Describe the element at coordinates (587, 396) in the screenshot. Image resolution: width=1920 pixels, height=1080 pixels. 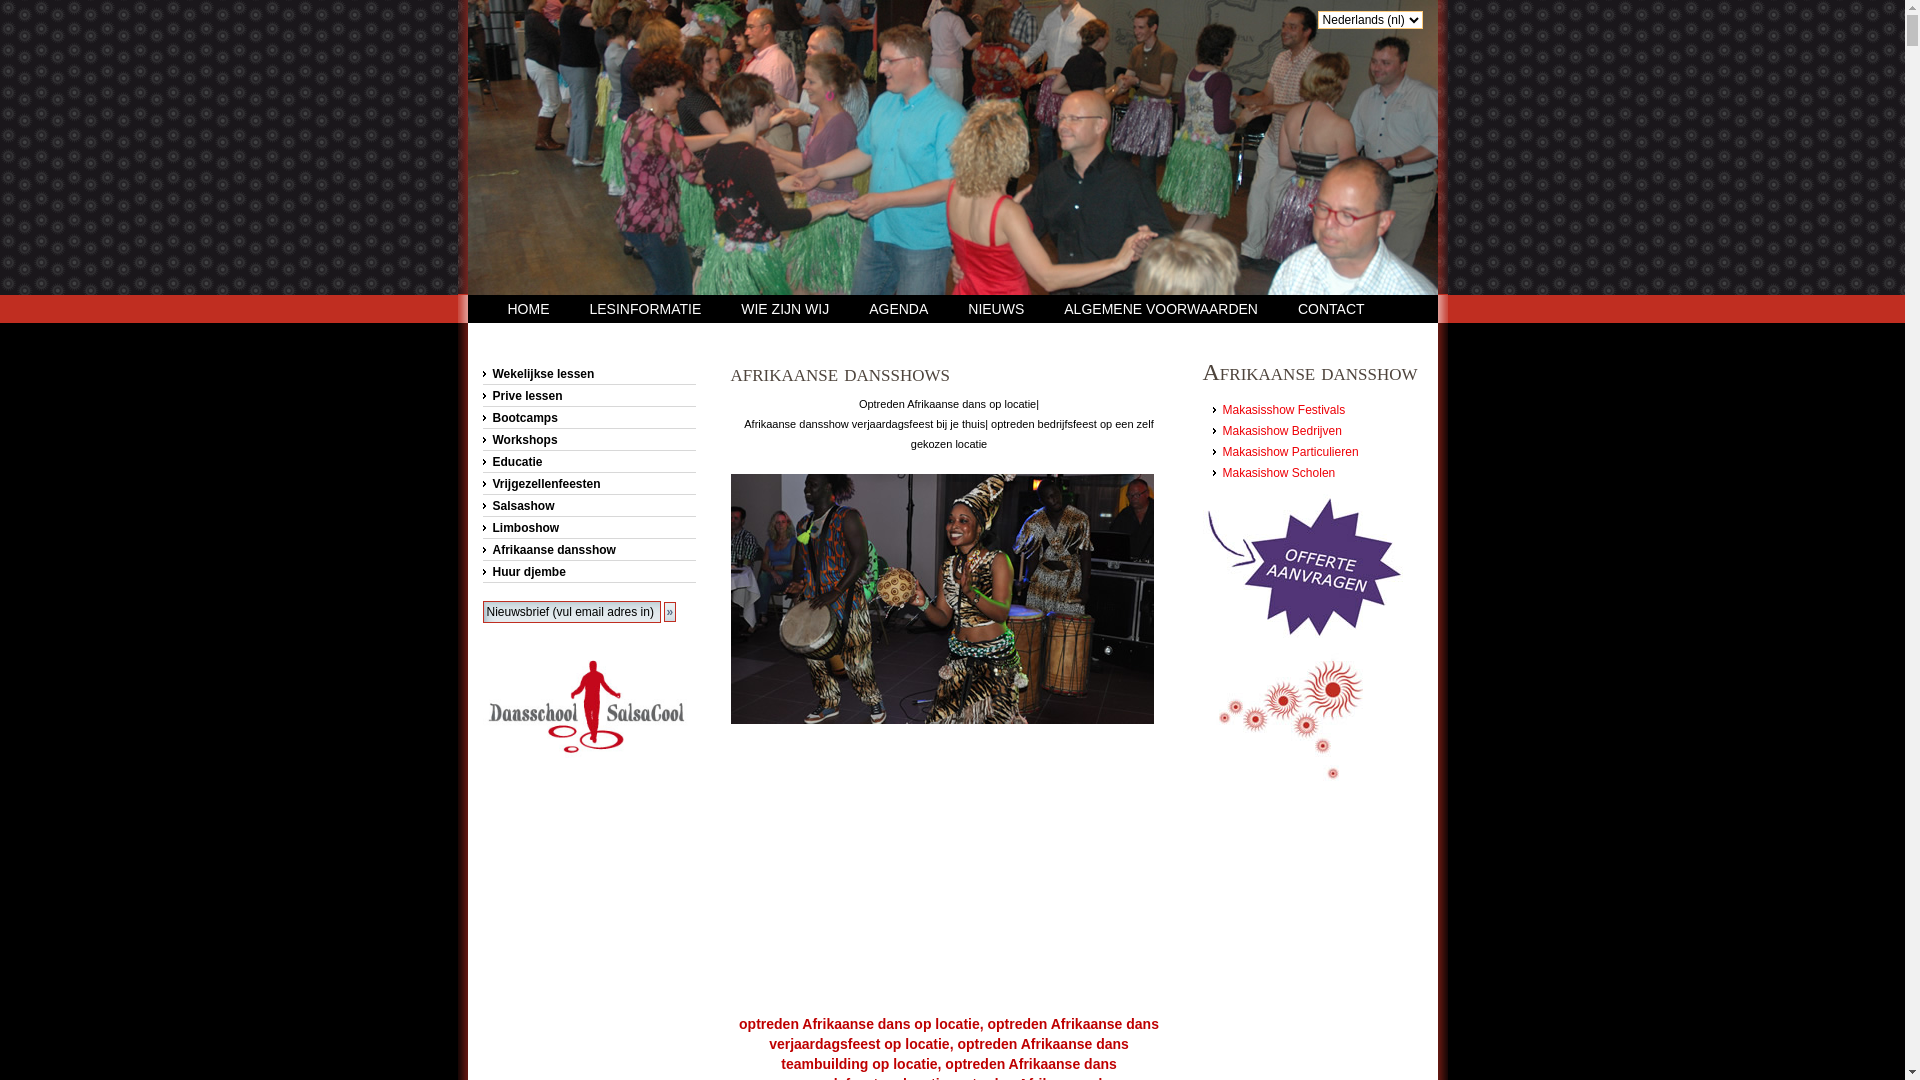
I see `'Prive lessen'` at that location.